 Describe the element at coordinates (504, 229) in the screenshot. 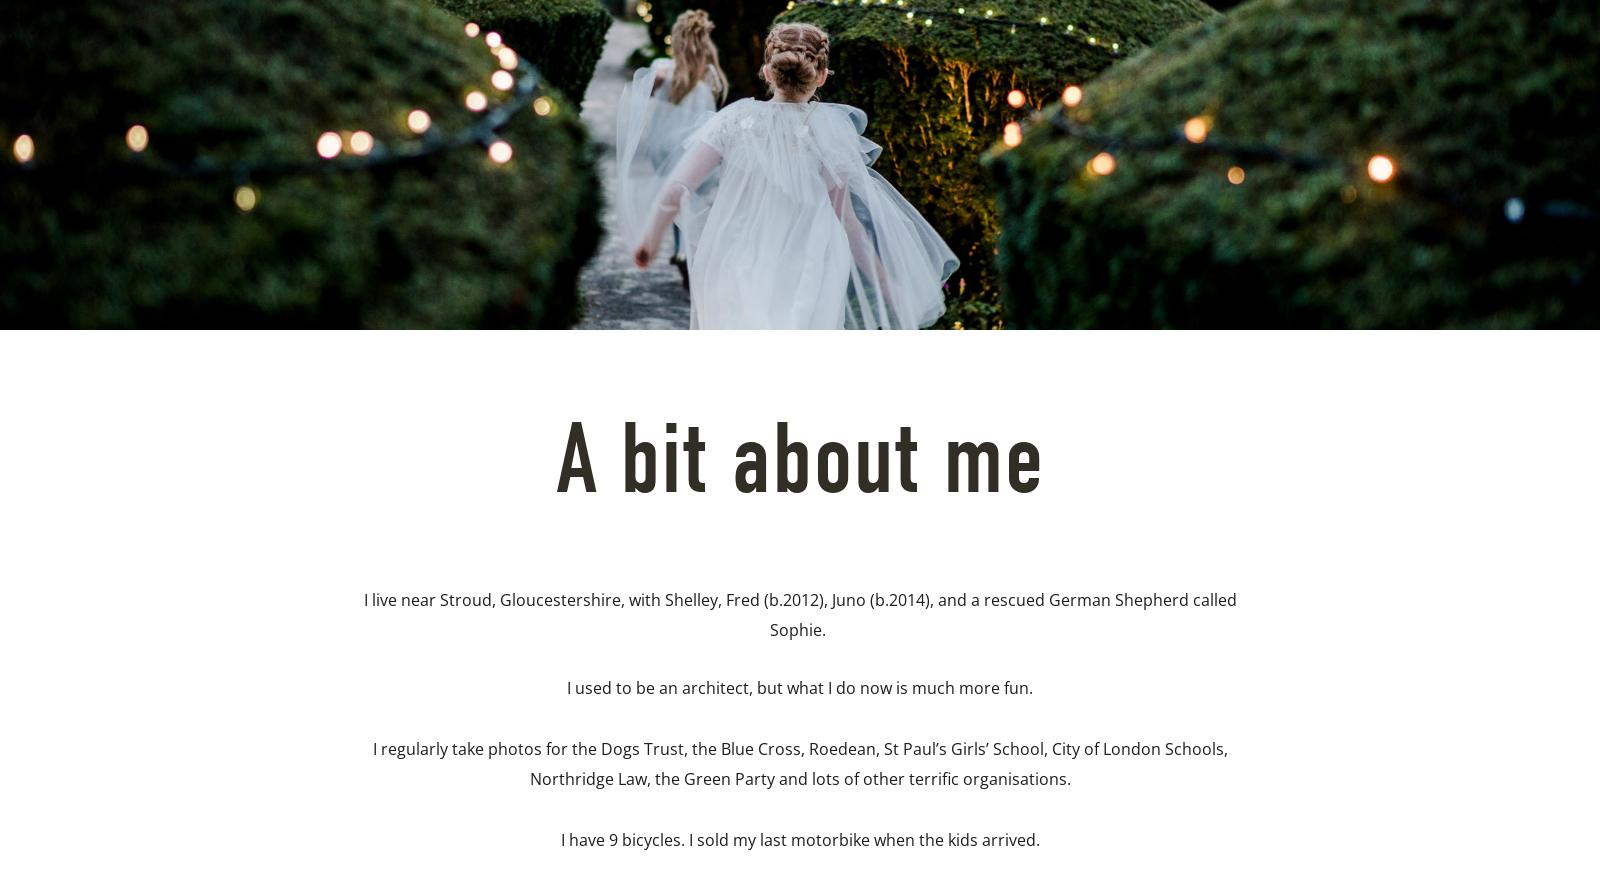

I see `'About'` at that location.